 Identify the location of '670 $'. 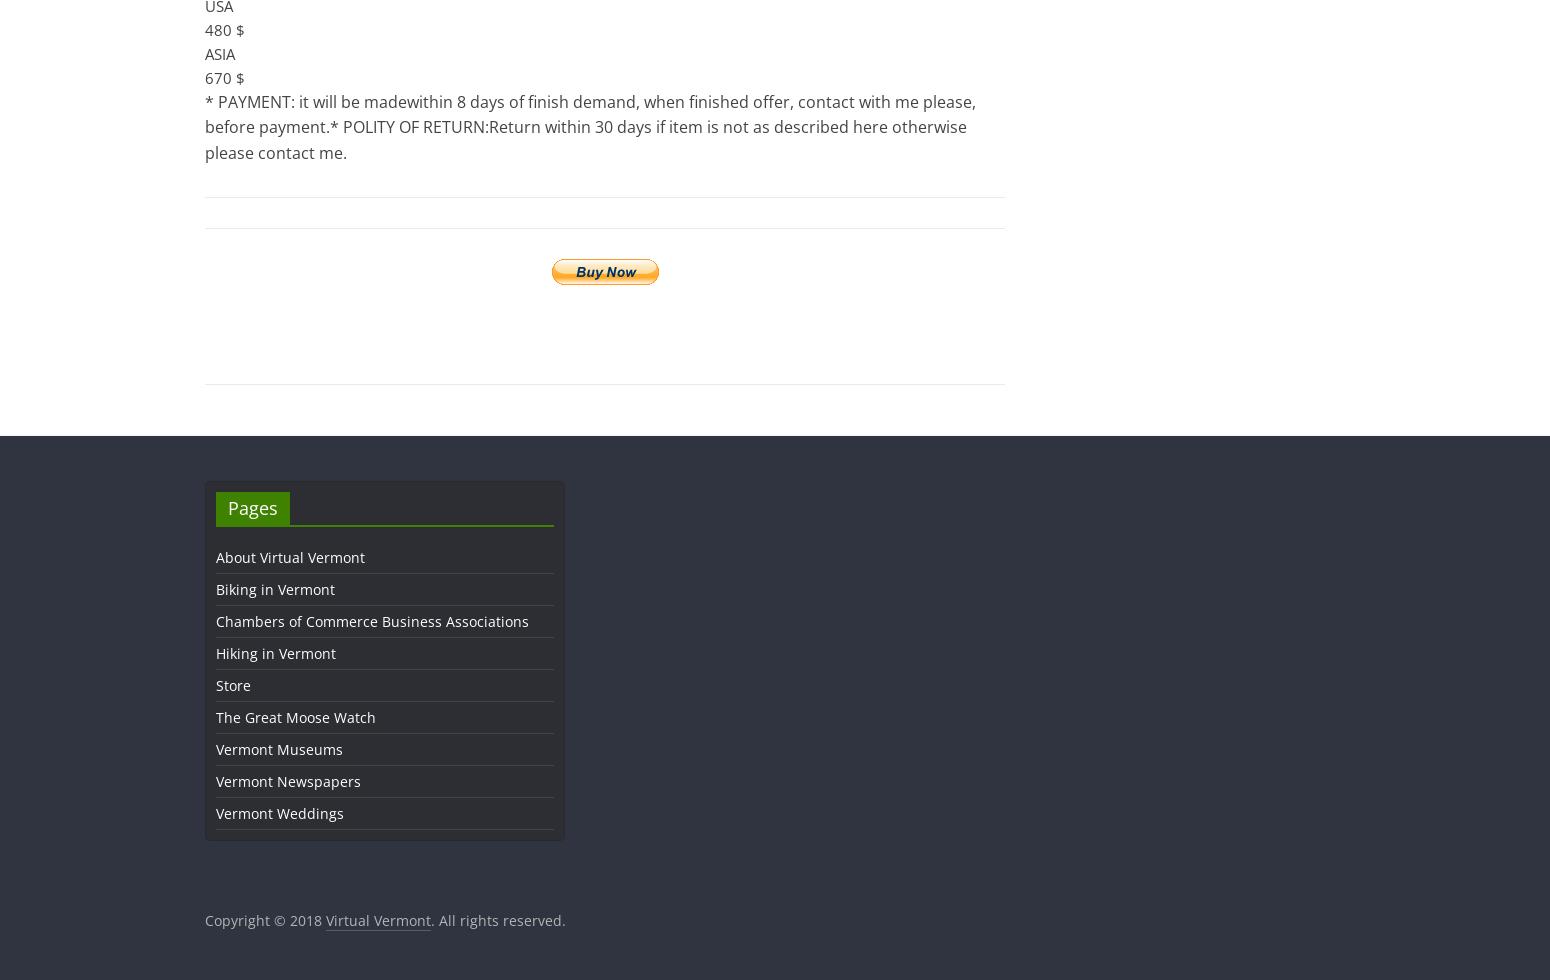
(224, 77).